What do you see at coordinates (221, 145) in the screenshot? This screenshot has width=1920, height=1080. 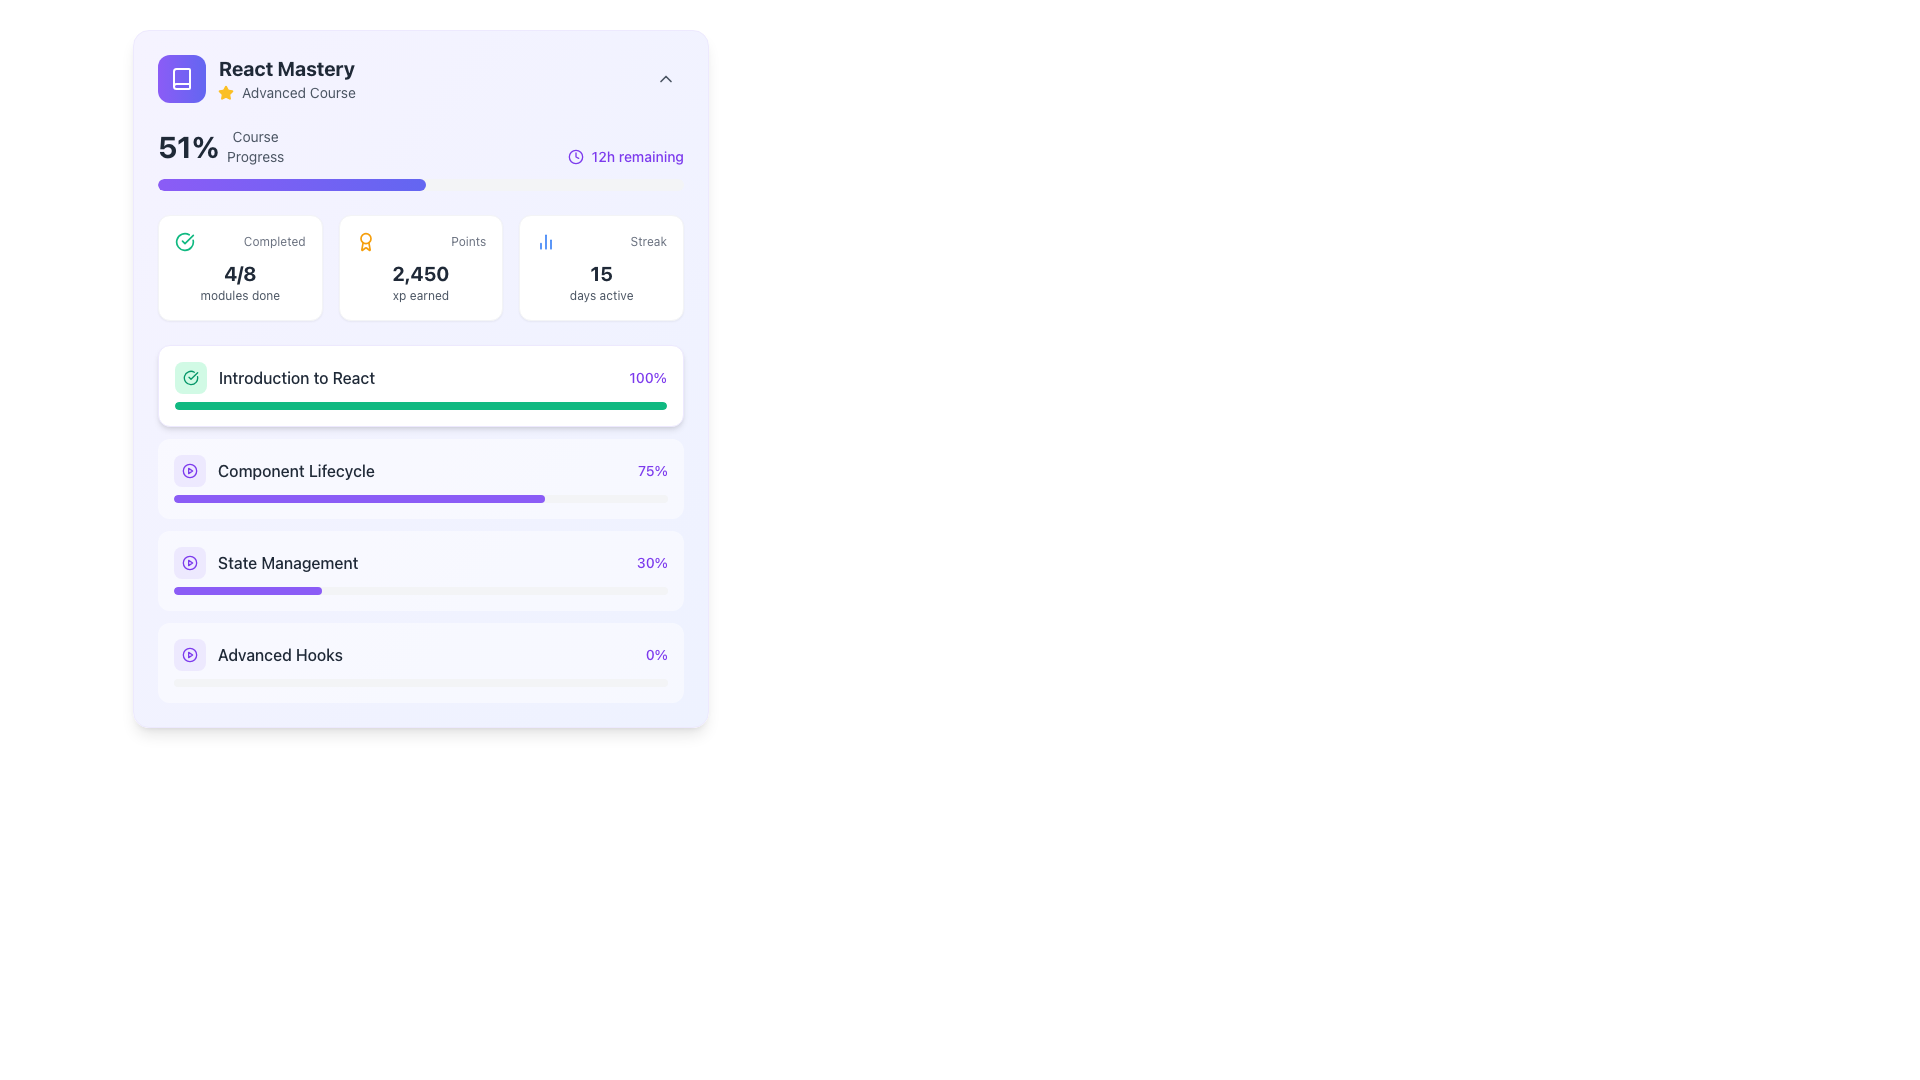 I see `the progress indicator text that displays the percentage of the course completed, located beneath the course title and icon in the top-left area of the card section` at bounding box center [221, 145].